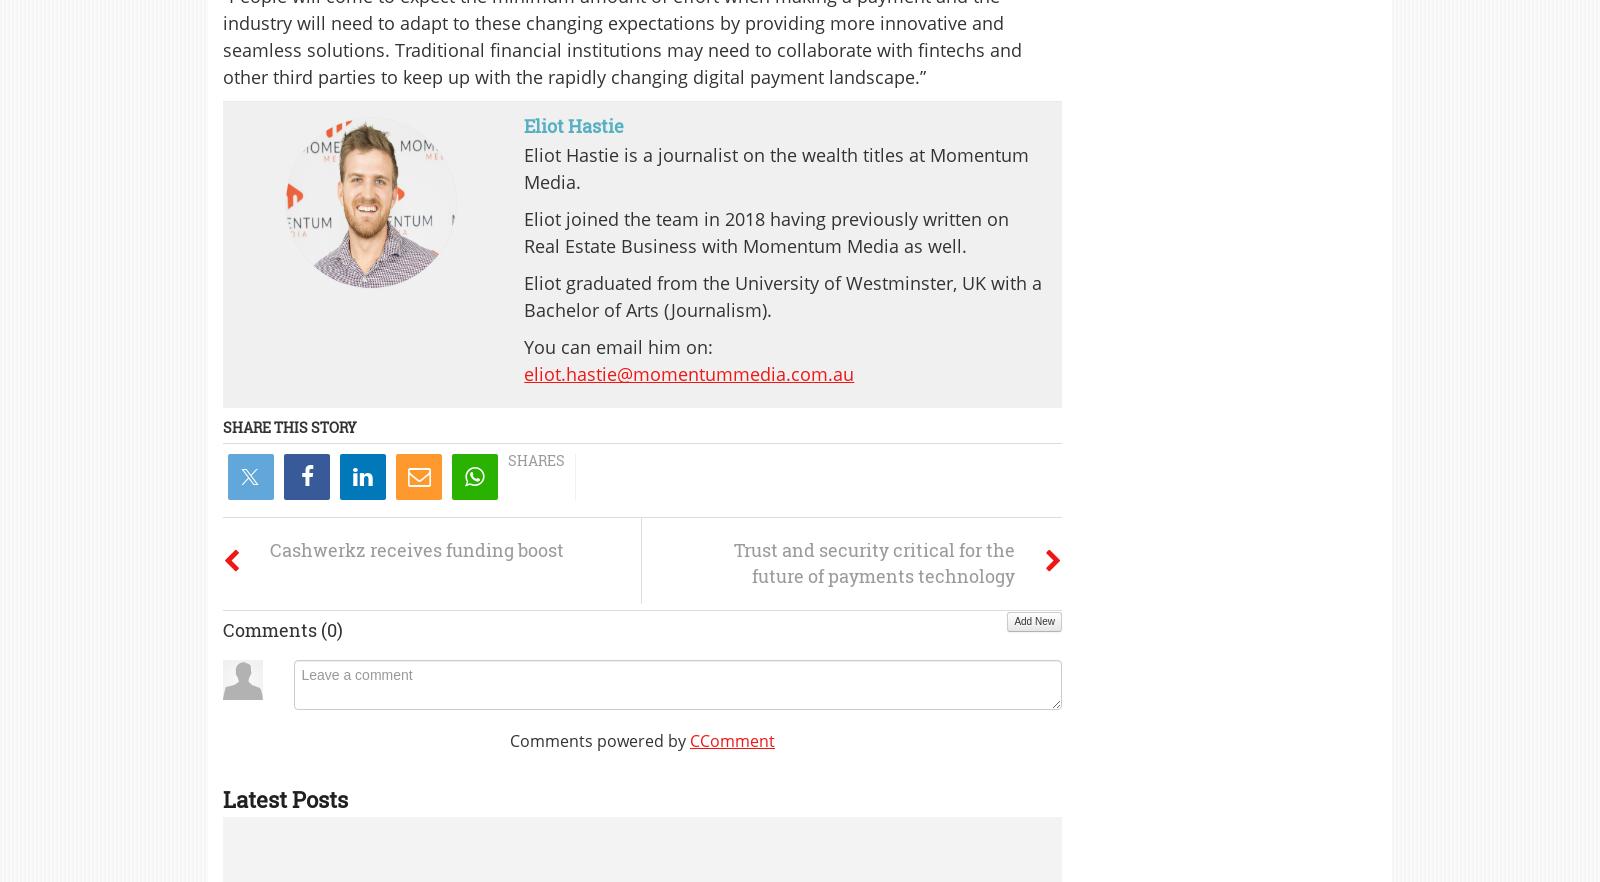  What do you see at coordinates (535, 460) in the screenshot?
I see `'SHARES'` at bounding box center [535, 460].